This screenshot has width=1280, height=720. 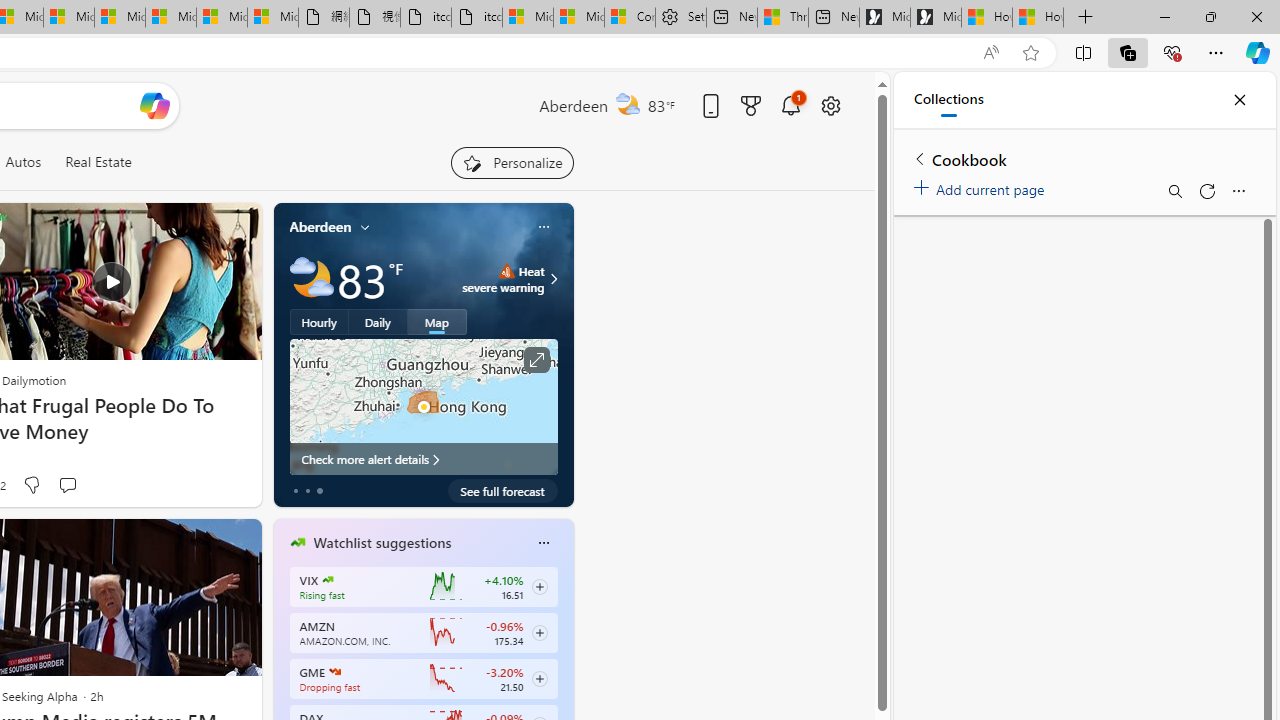 What do you see at coordinates (422, 458) in the screenshot?
I see `'Check more alert details'` at bounding box center [422, 458].